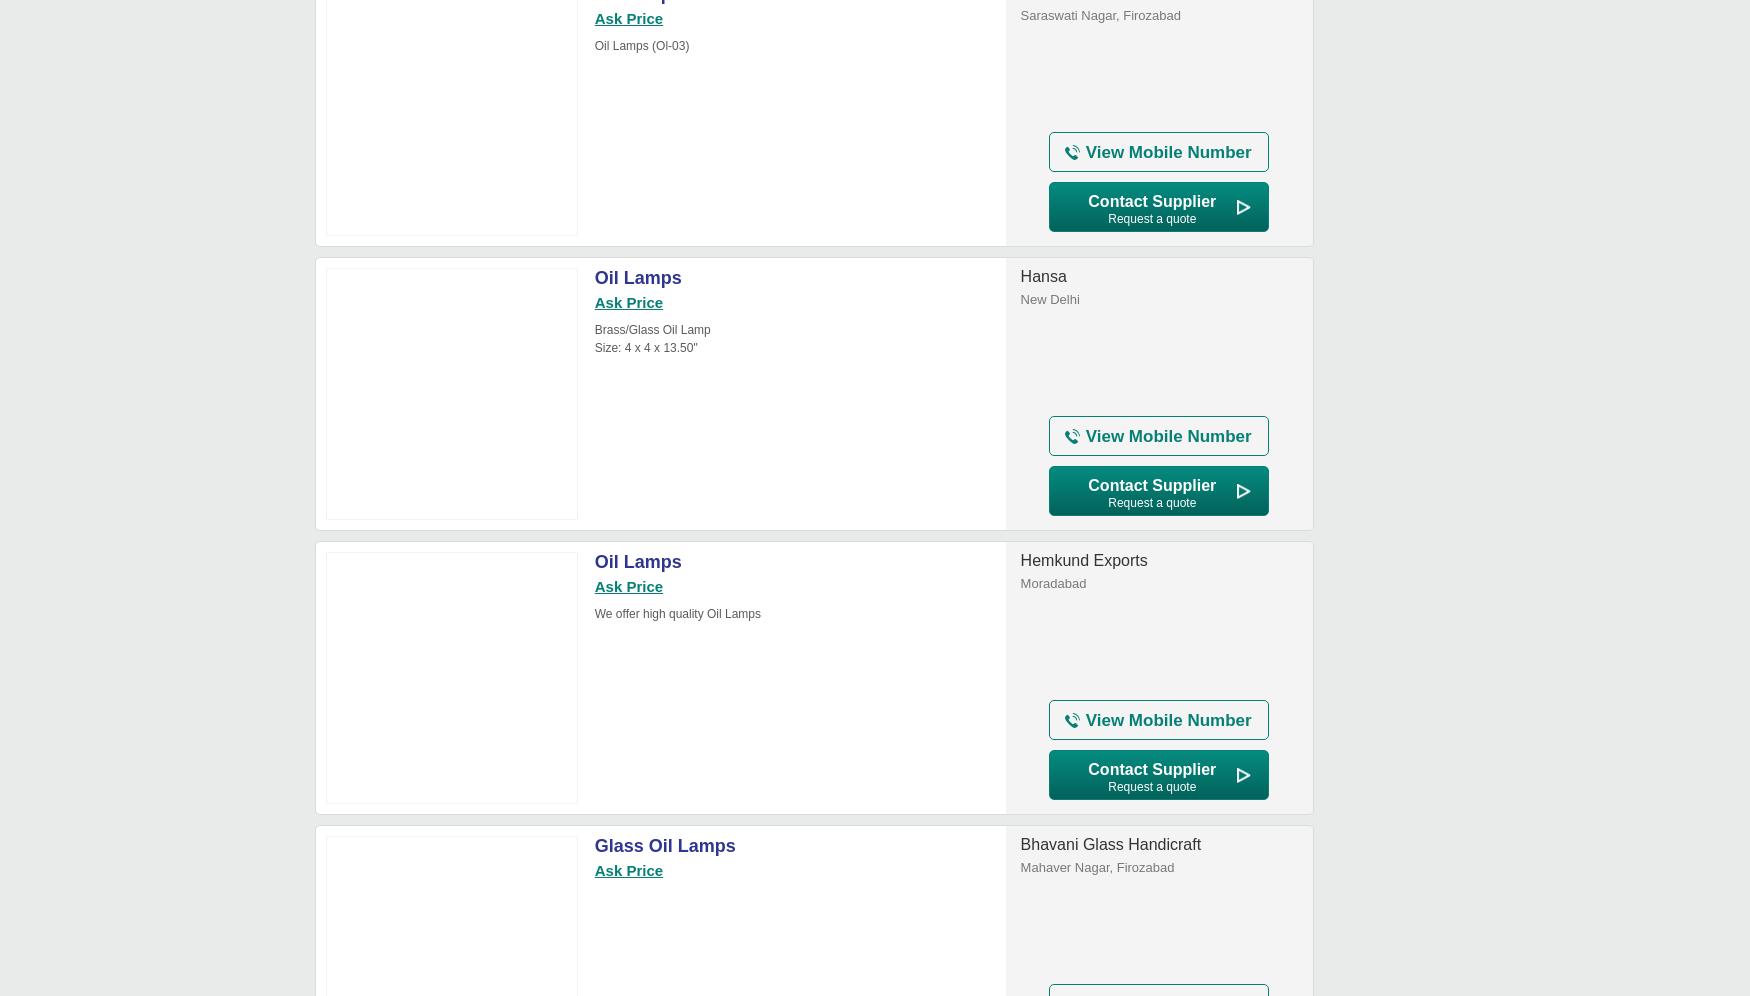  I want to click on 'Size: 4 x 4 x 13.50"', so click(593, 348).